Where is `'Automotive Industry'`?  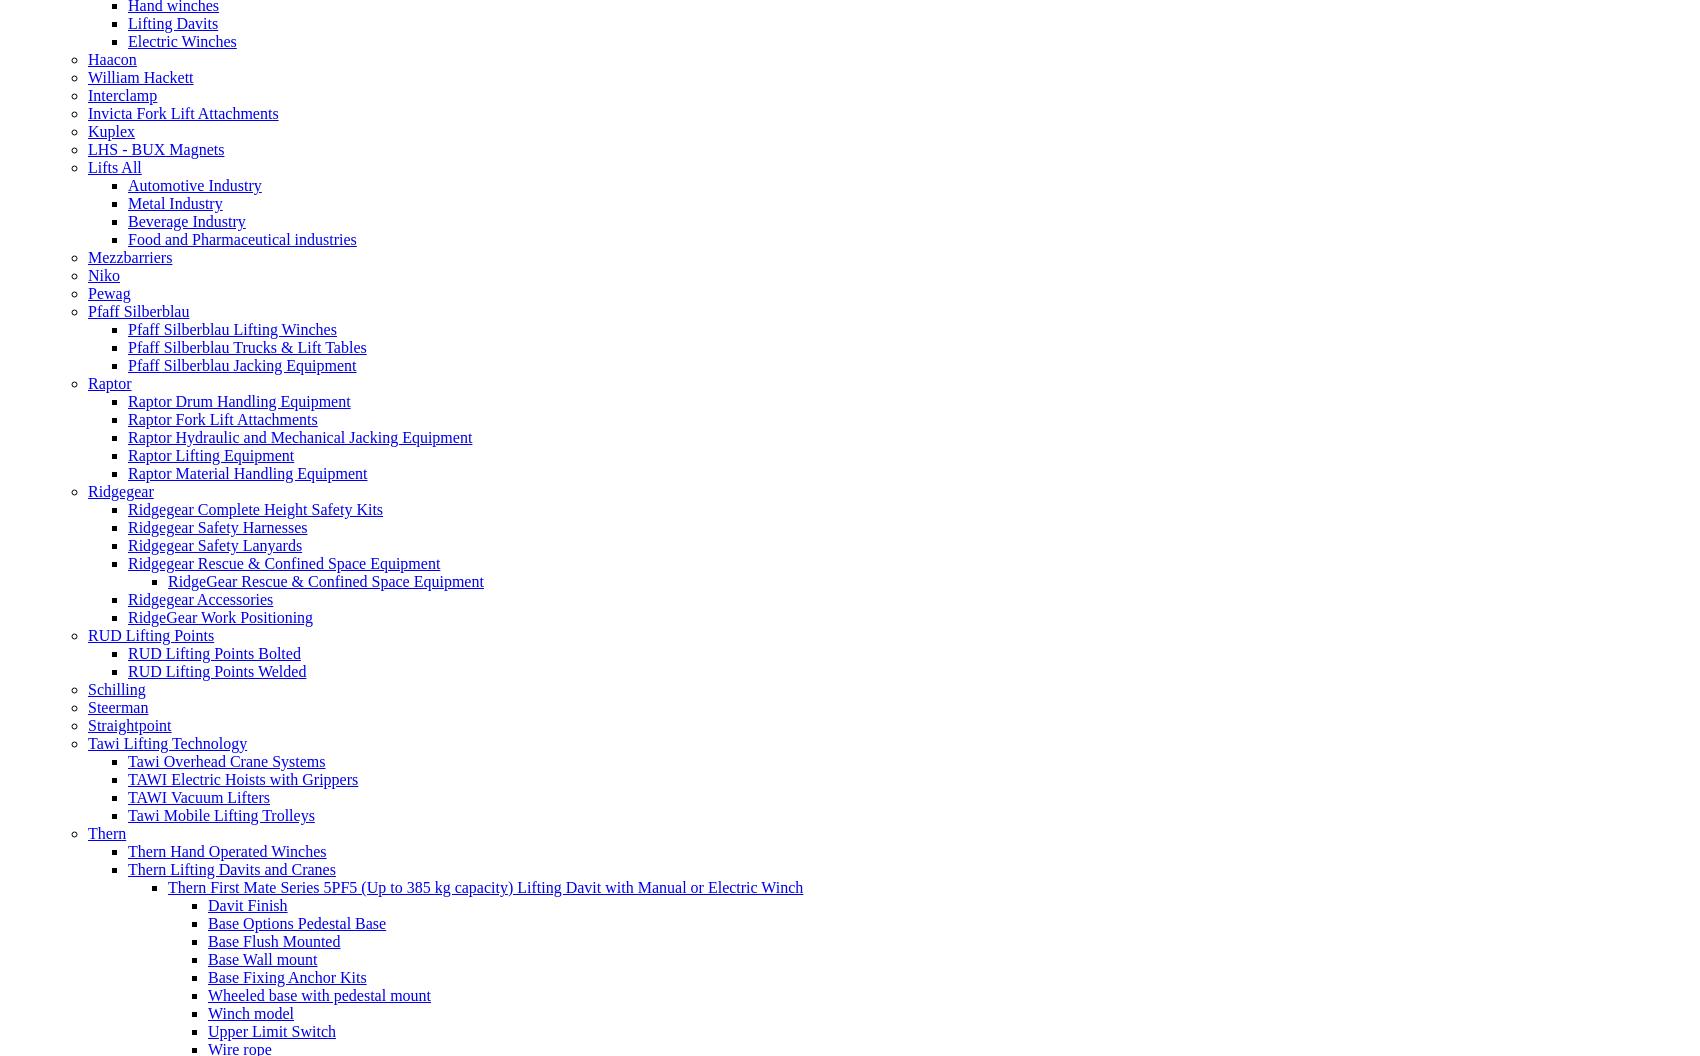
'Automotive Industry' is located at coordinates (193, 184).